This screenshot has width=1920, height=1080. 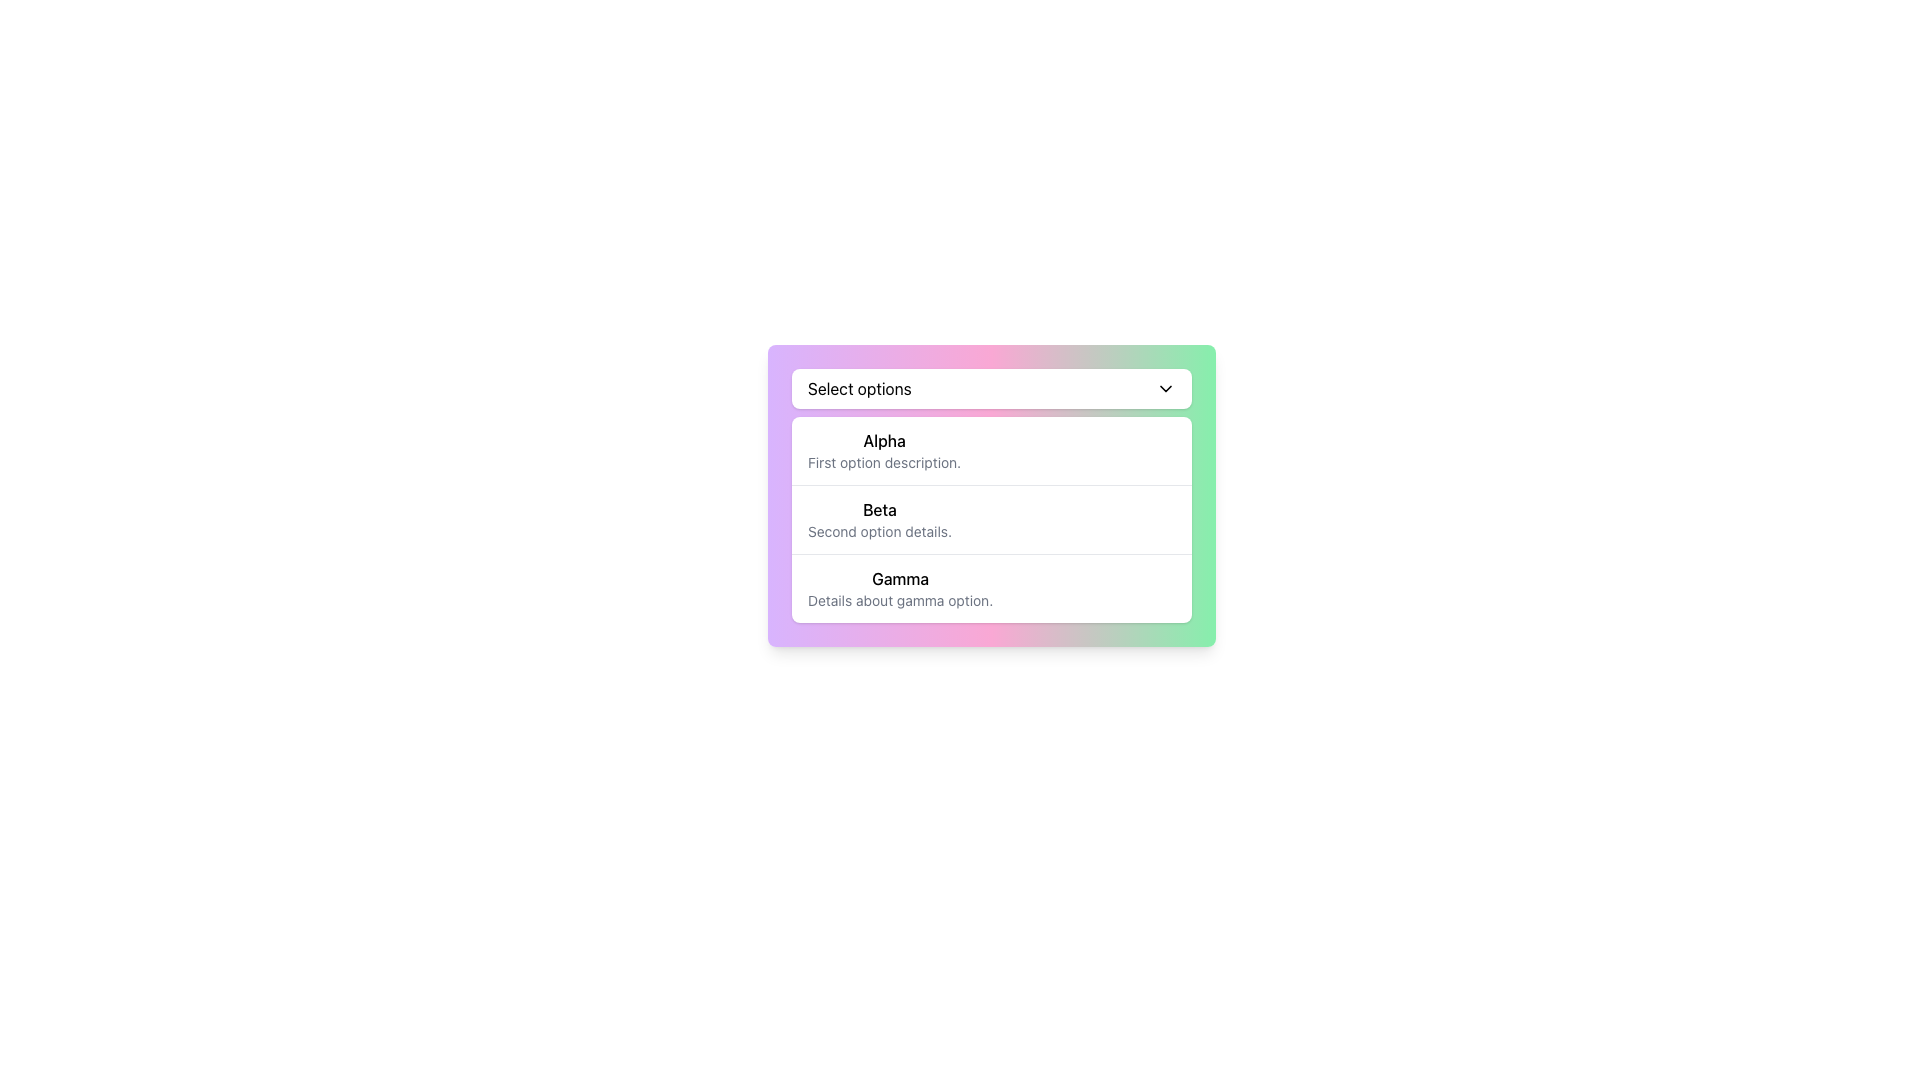 What do you see at coordinates (899, 588) in the screenshot?
I see `the 'Gamma' option in the dropdown list` at bounding box center [899, 588].